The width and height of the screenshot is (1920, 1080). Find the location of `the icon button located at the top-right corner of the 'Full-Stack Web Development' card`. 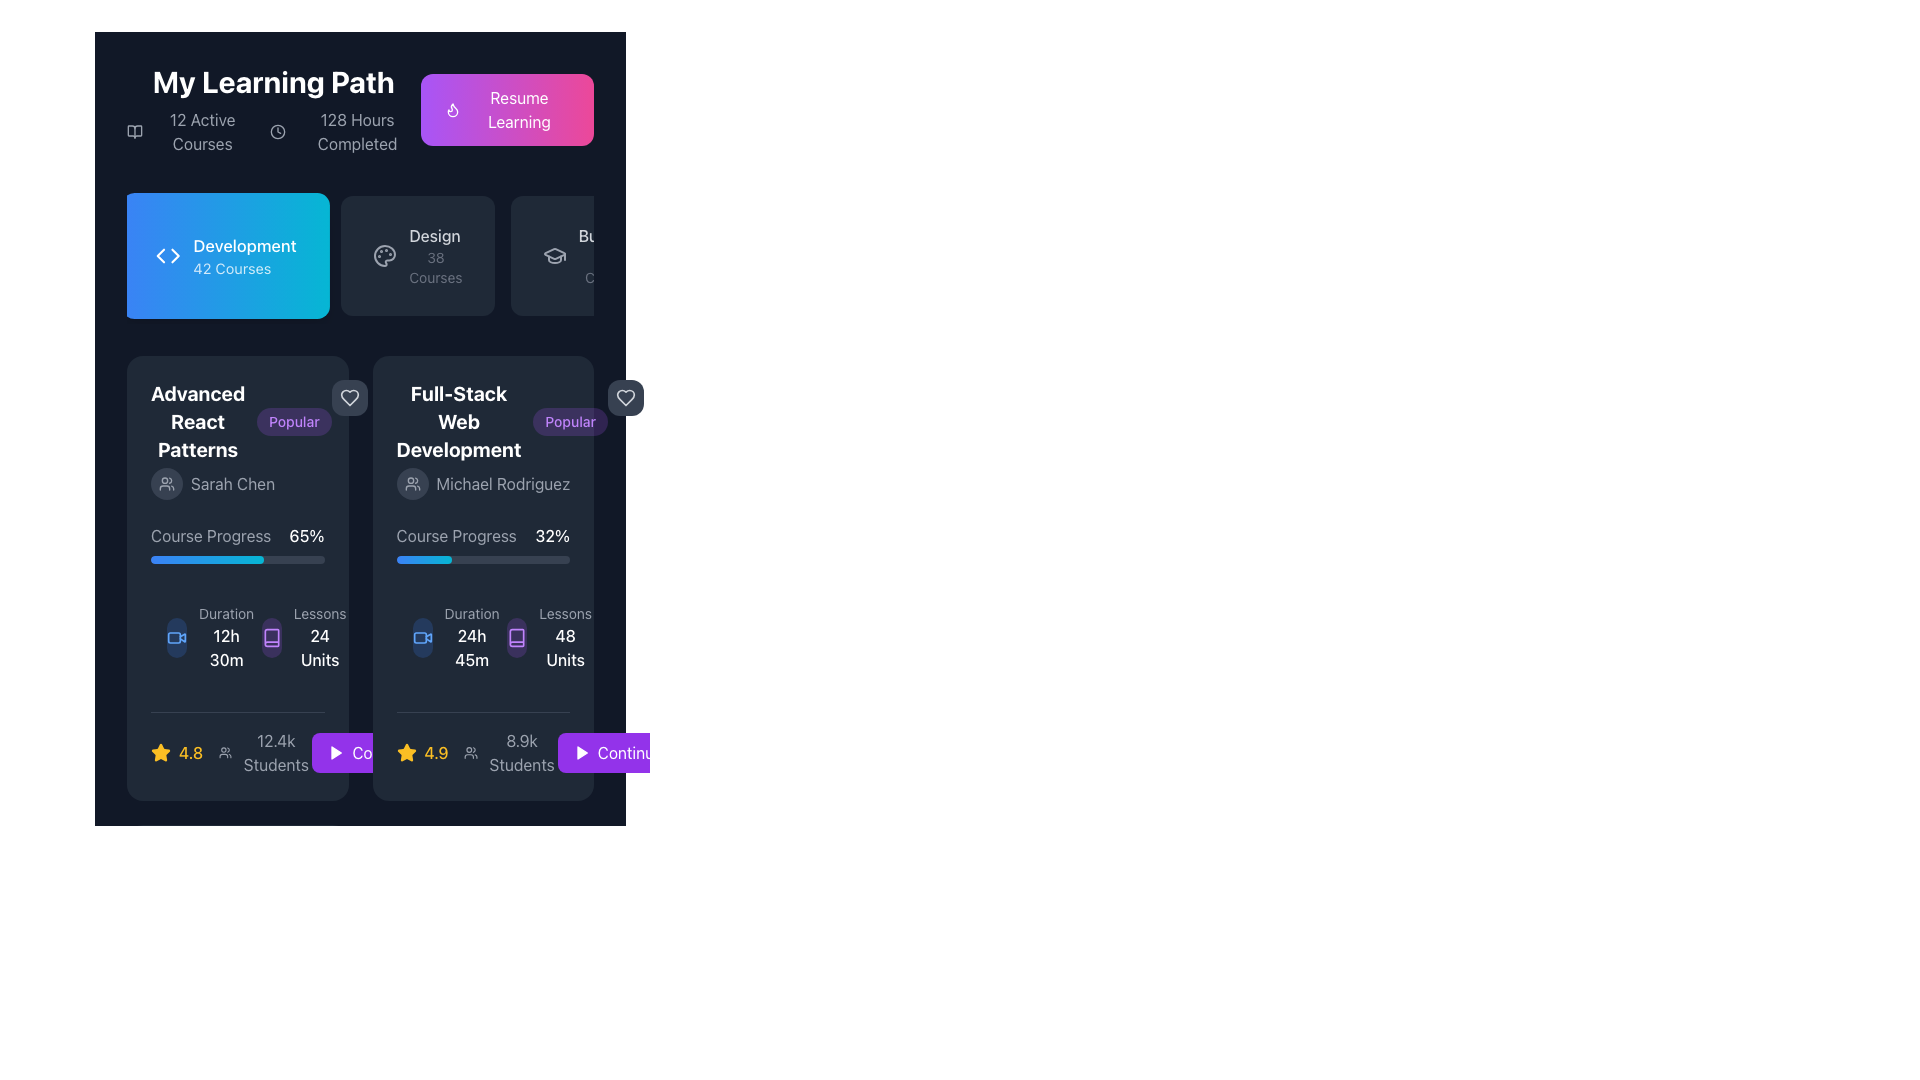

the icon button located at the top-right corner of the 'Full-Stack Web Development' card is located at coordinates (624, 397).